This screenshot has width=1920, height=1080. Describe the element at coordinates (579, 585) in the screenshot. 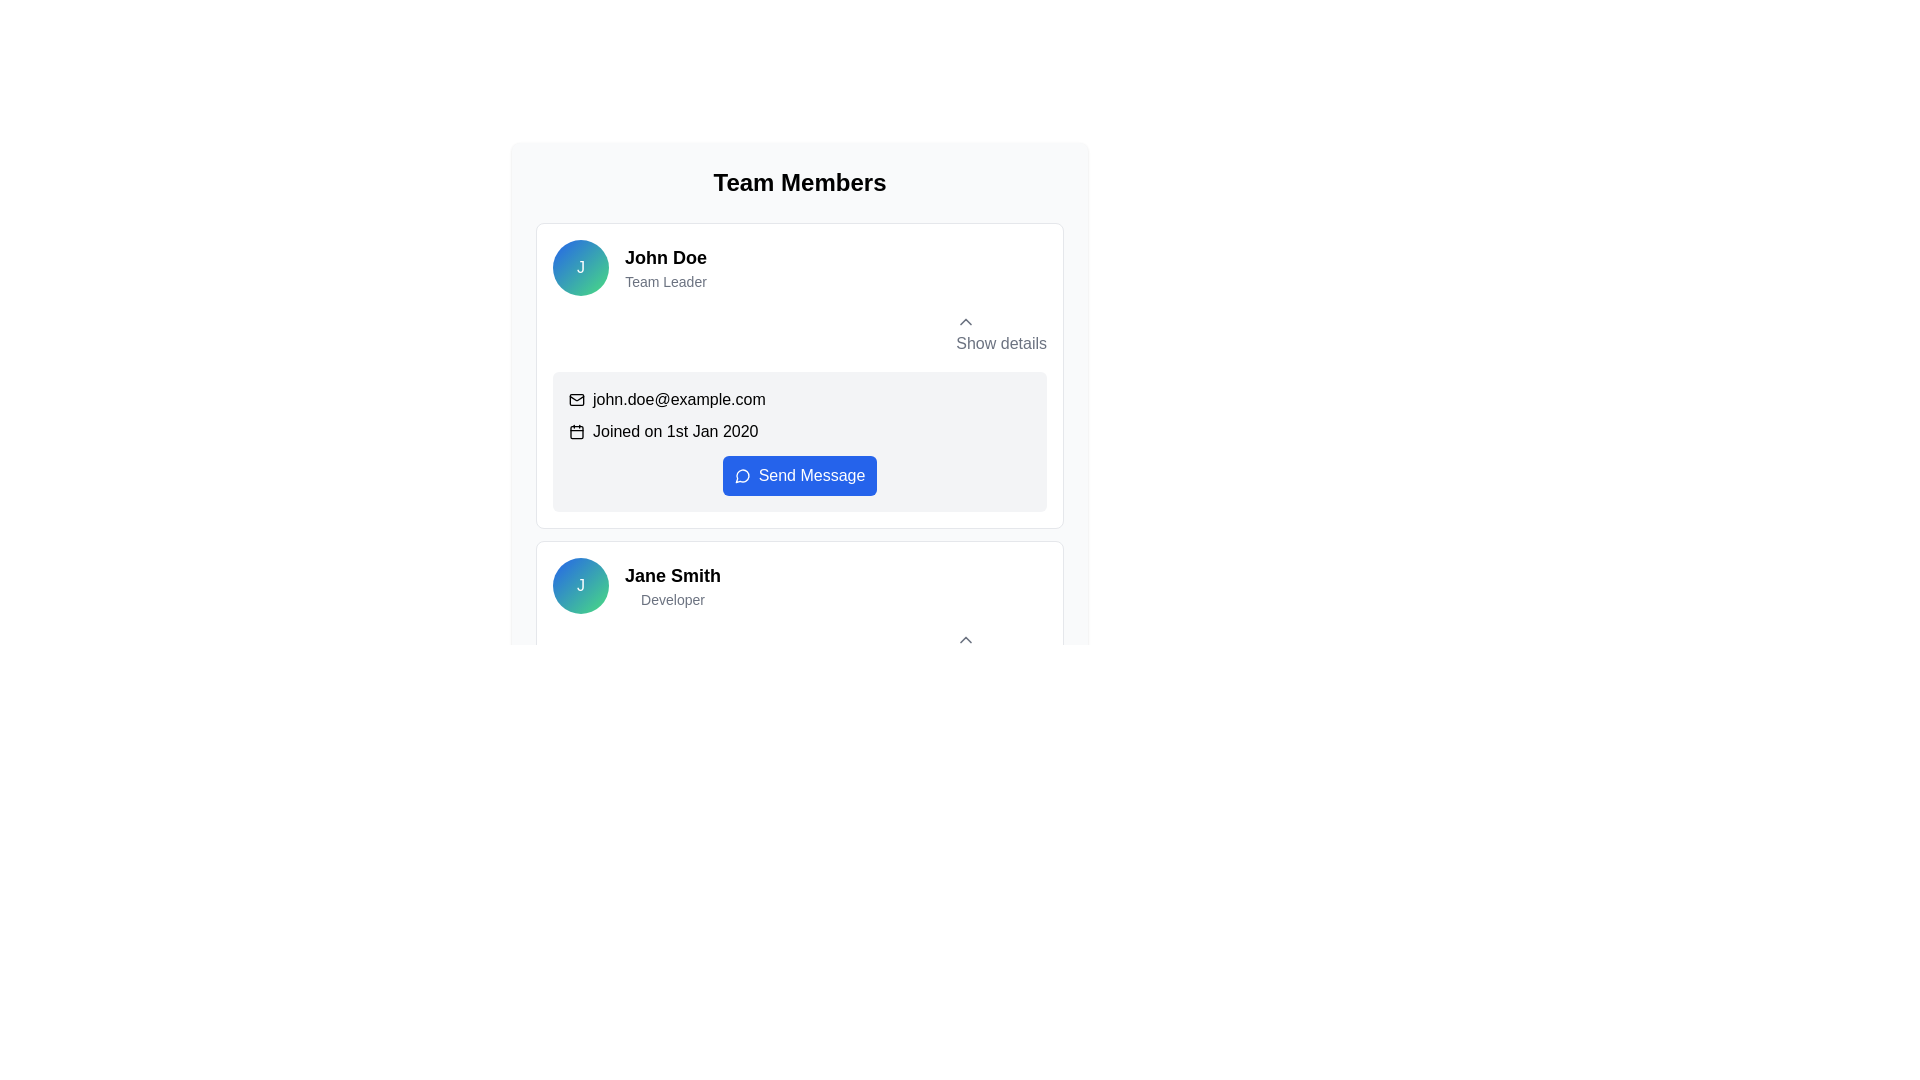

I see `the circular badge with a gradient background that contains the letter 'J' at its center, located under the 'Team Members' section` at that location.